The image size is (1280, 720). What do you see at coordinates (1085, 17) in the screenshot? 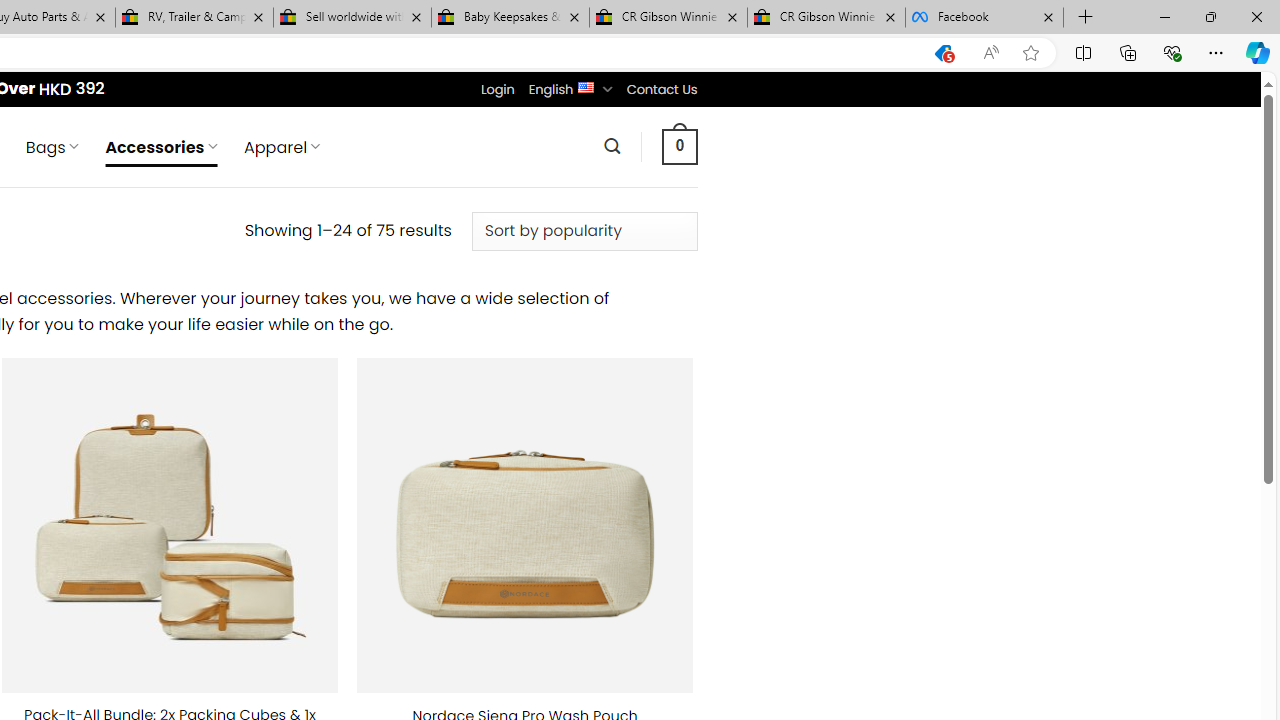
I see `'New Tab'` at bounding box center [1085, 17].